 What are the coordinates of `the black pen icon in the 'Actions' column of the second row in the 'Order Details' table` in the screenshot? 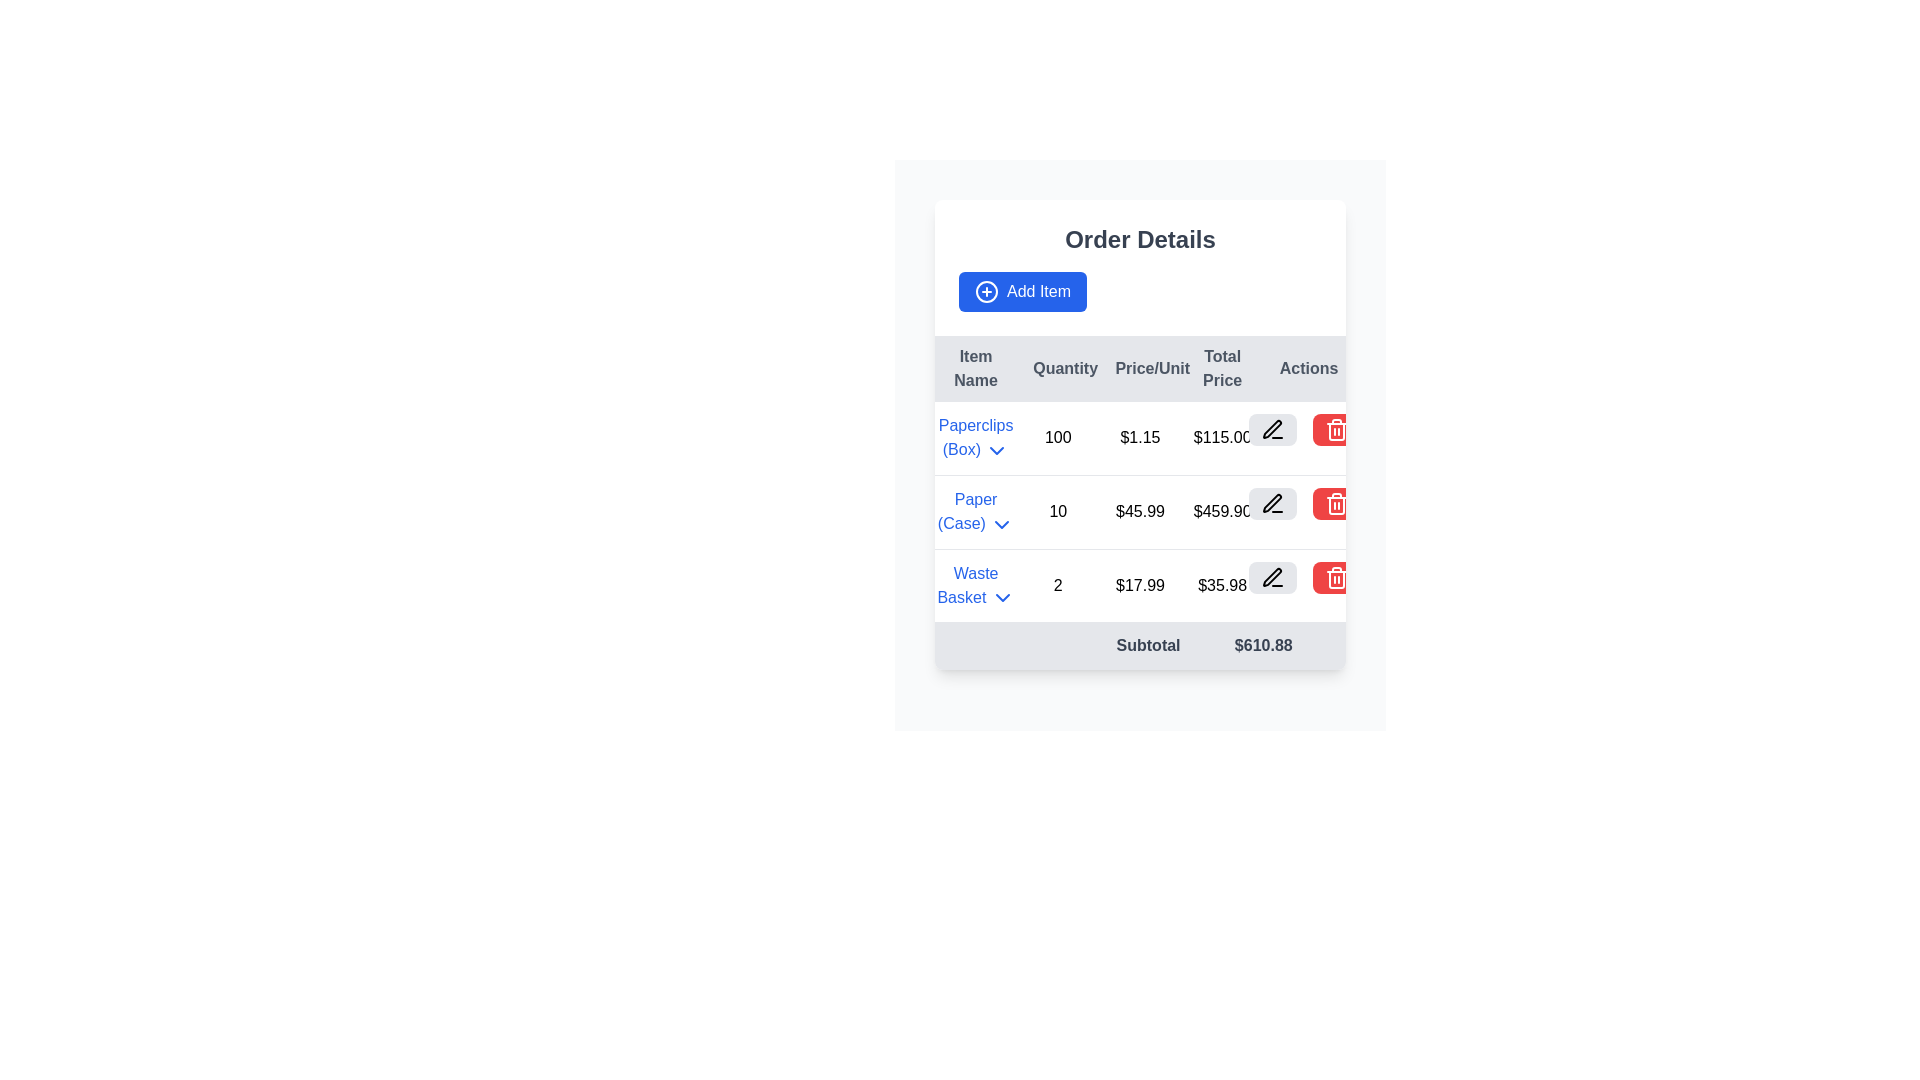 It's located at (1271, 502).